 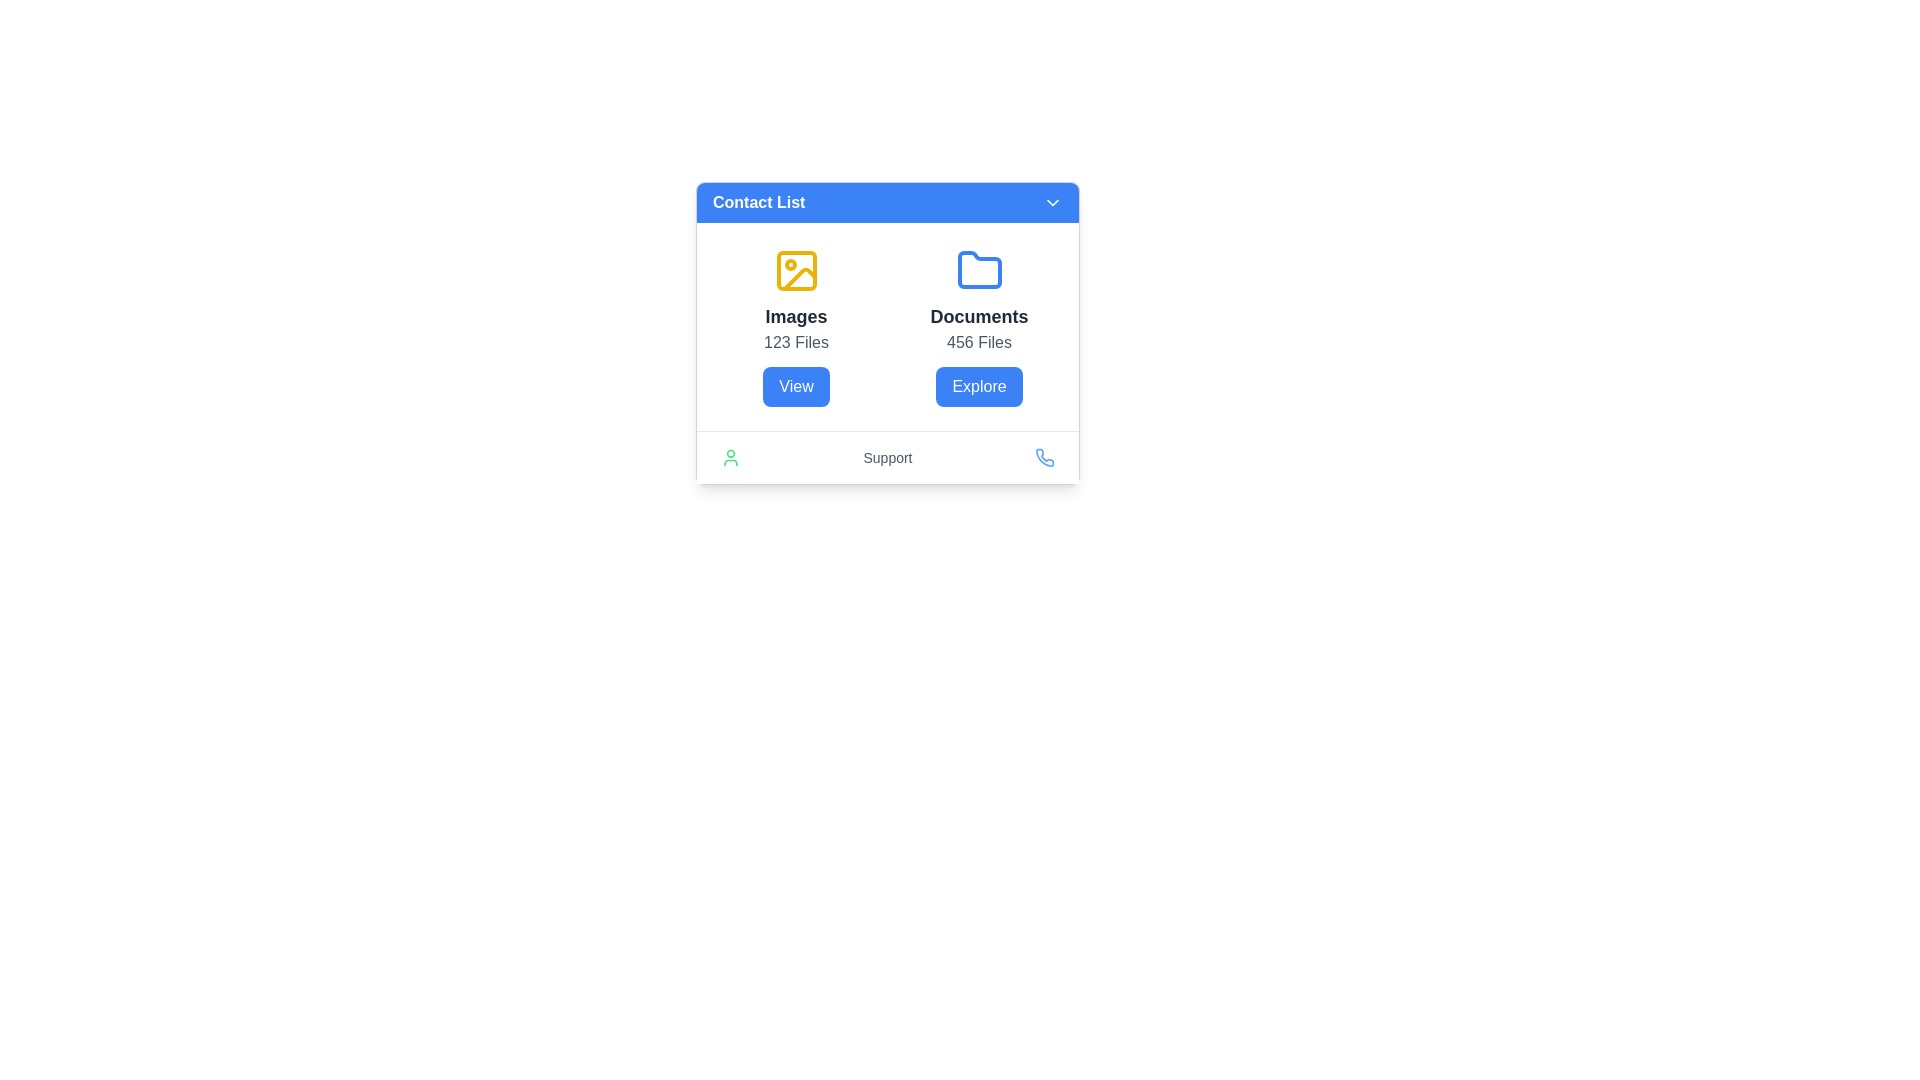 I want to click on the support text label located at the bottom section of the card-like UI component, so click(x=887, y=456).